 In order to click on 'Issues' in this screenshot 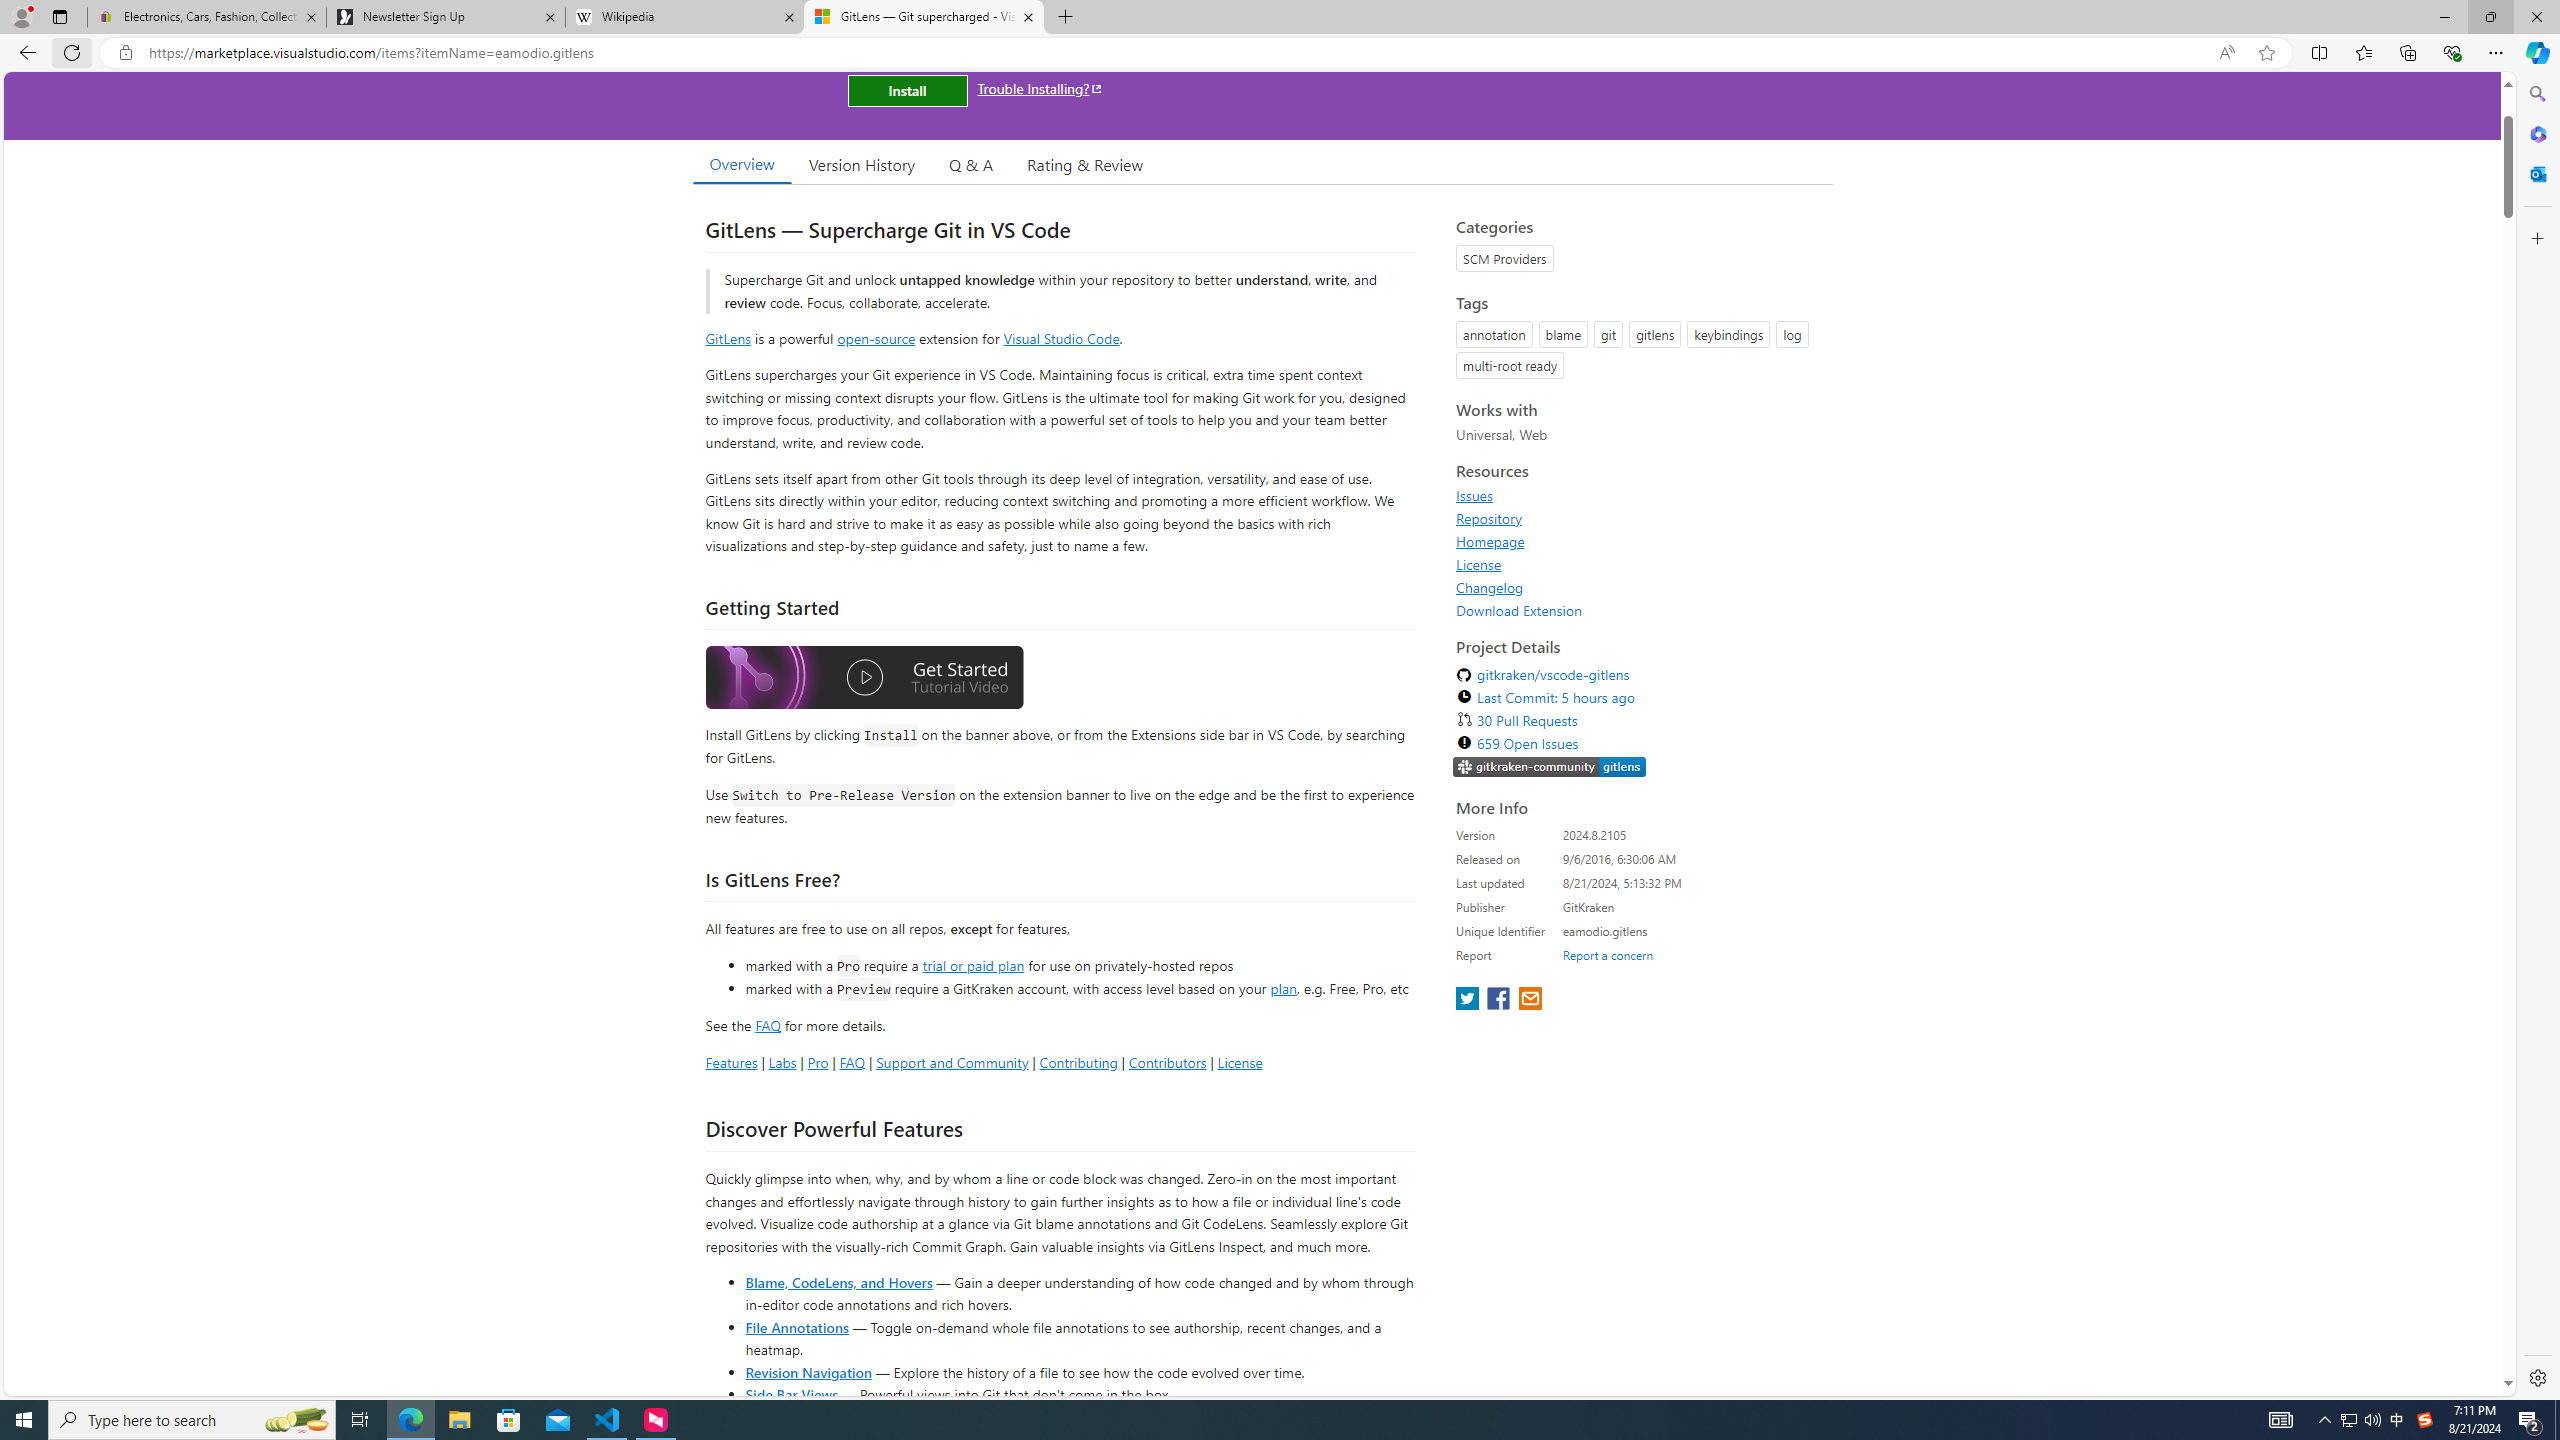, I will do `click(1473, 495)`.